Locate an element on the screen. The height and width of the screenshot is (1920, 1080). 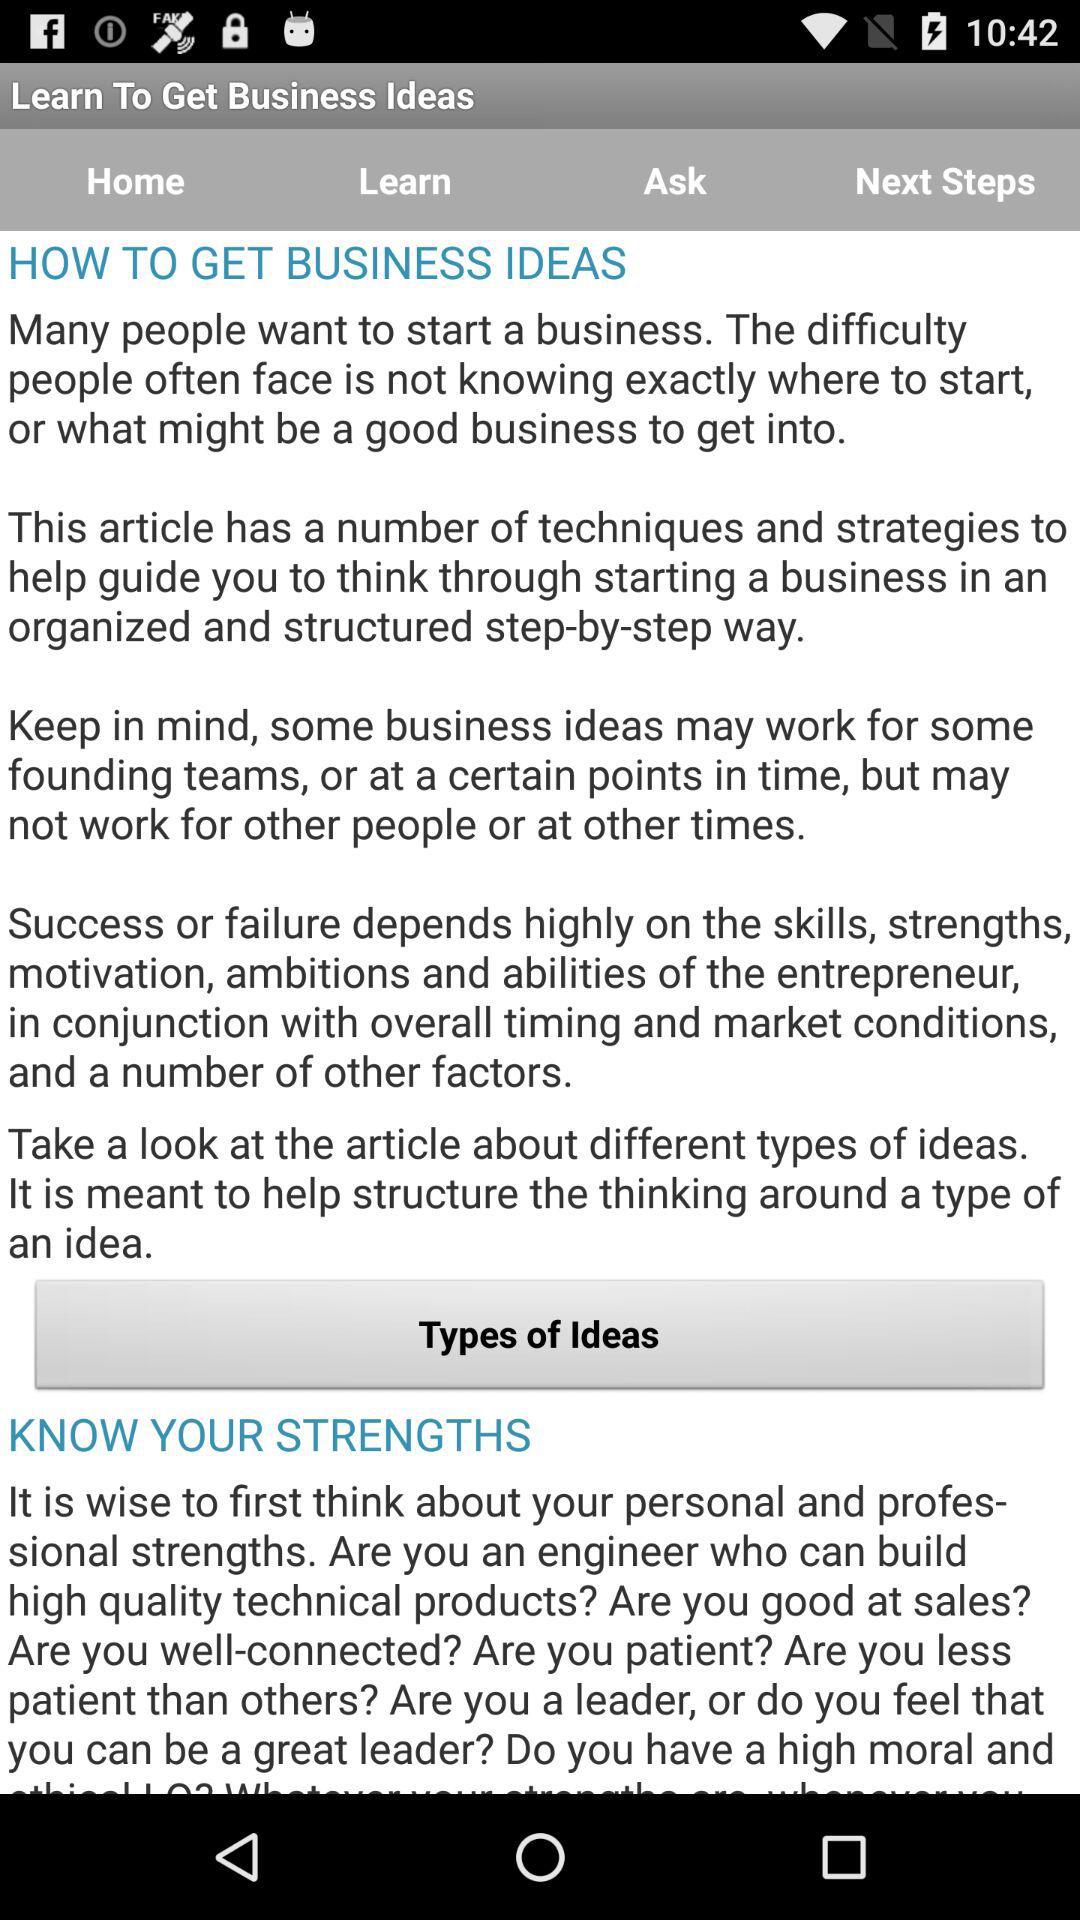
button to the right of ask icon is located at coordinates (945, 180).